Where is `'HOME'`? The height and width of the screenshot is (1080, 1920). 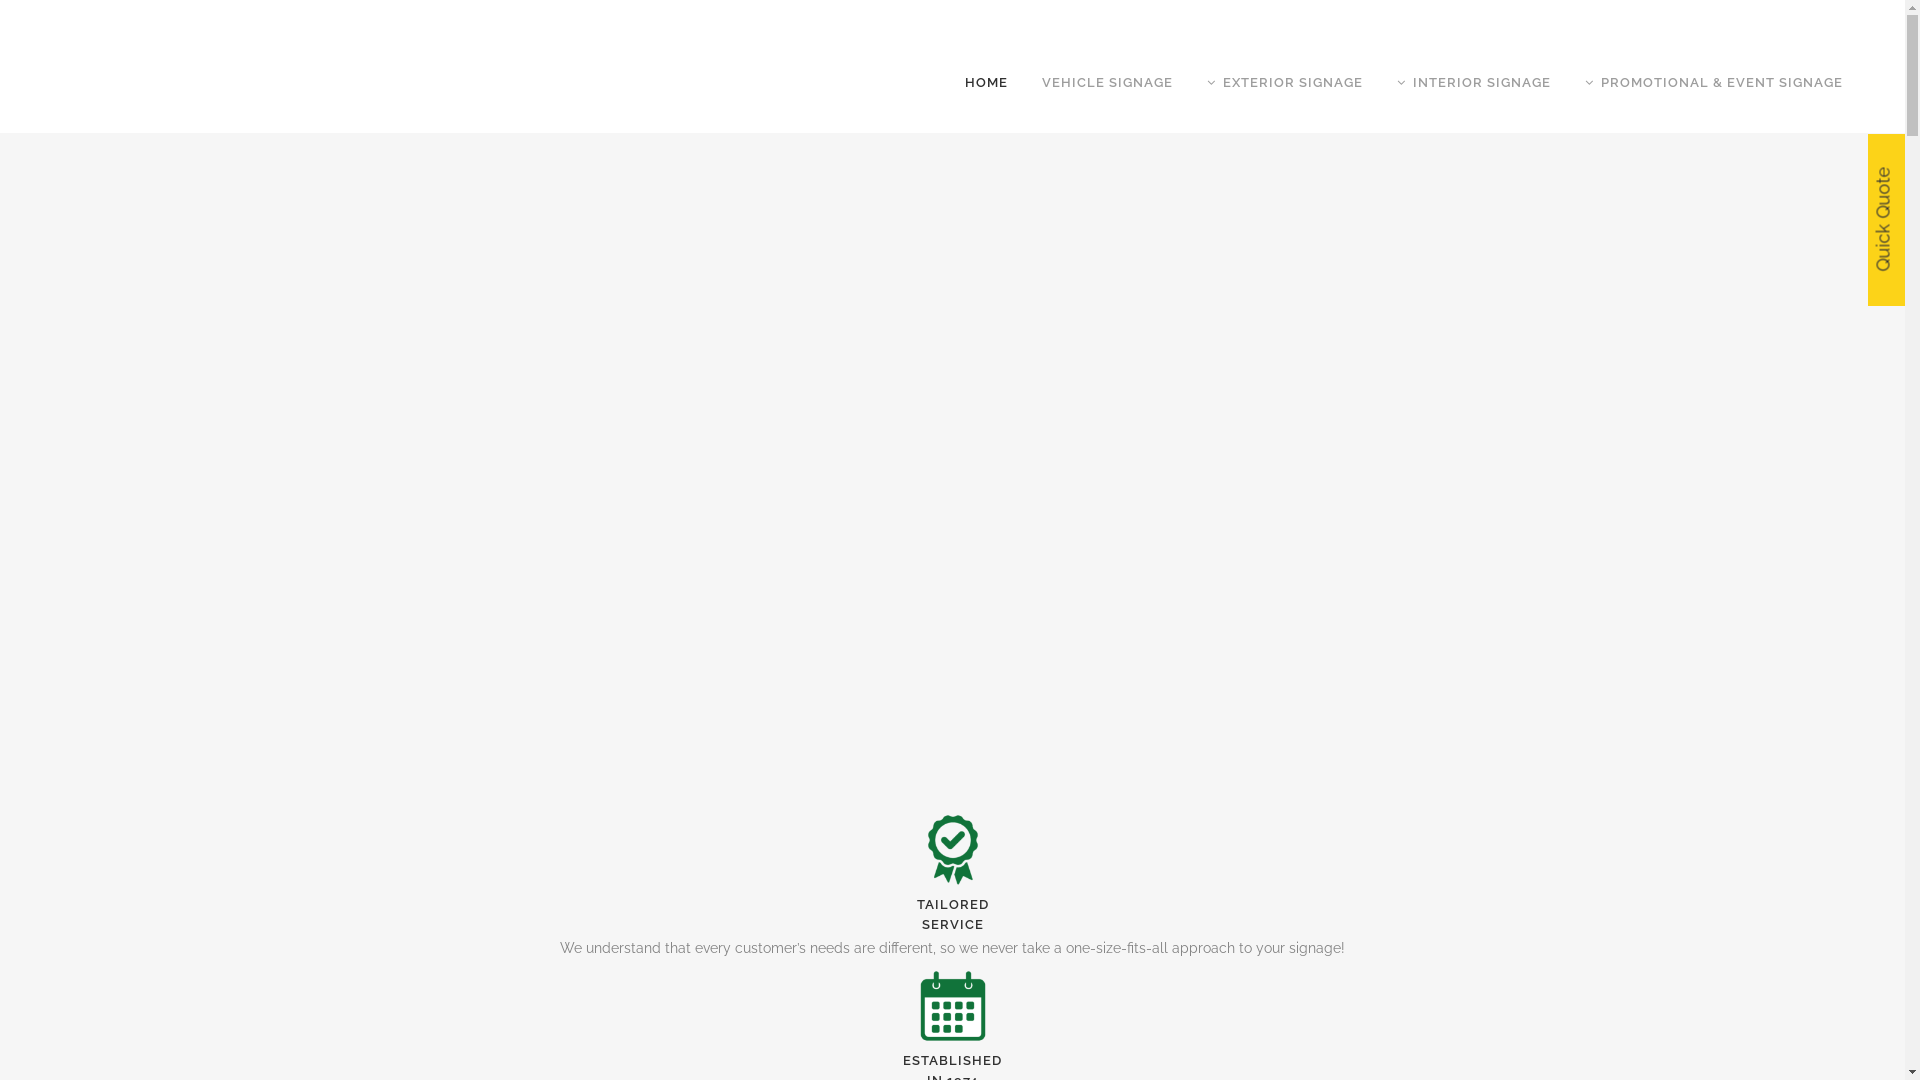 'HOME' is located at coordinates (986, 82).